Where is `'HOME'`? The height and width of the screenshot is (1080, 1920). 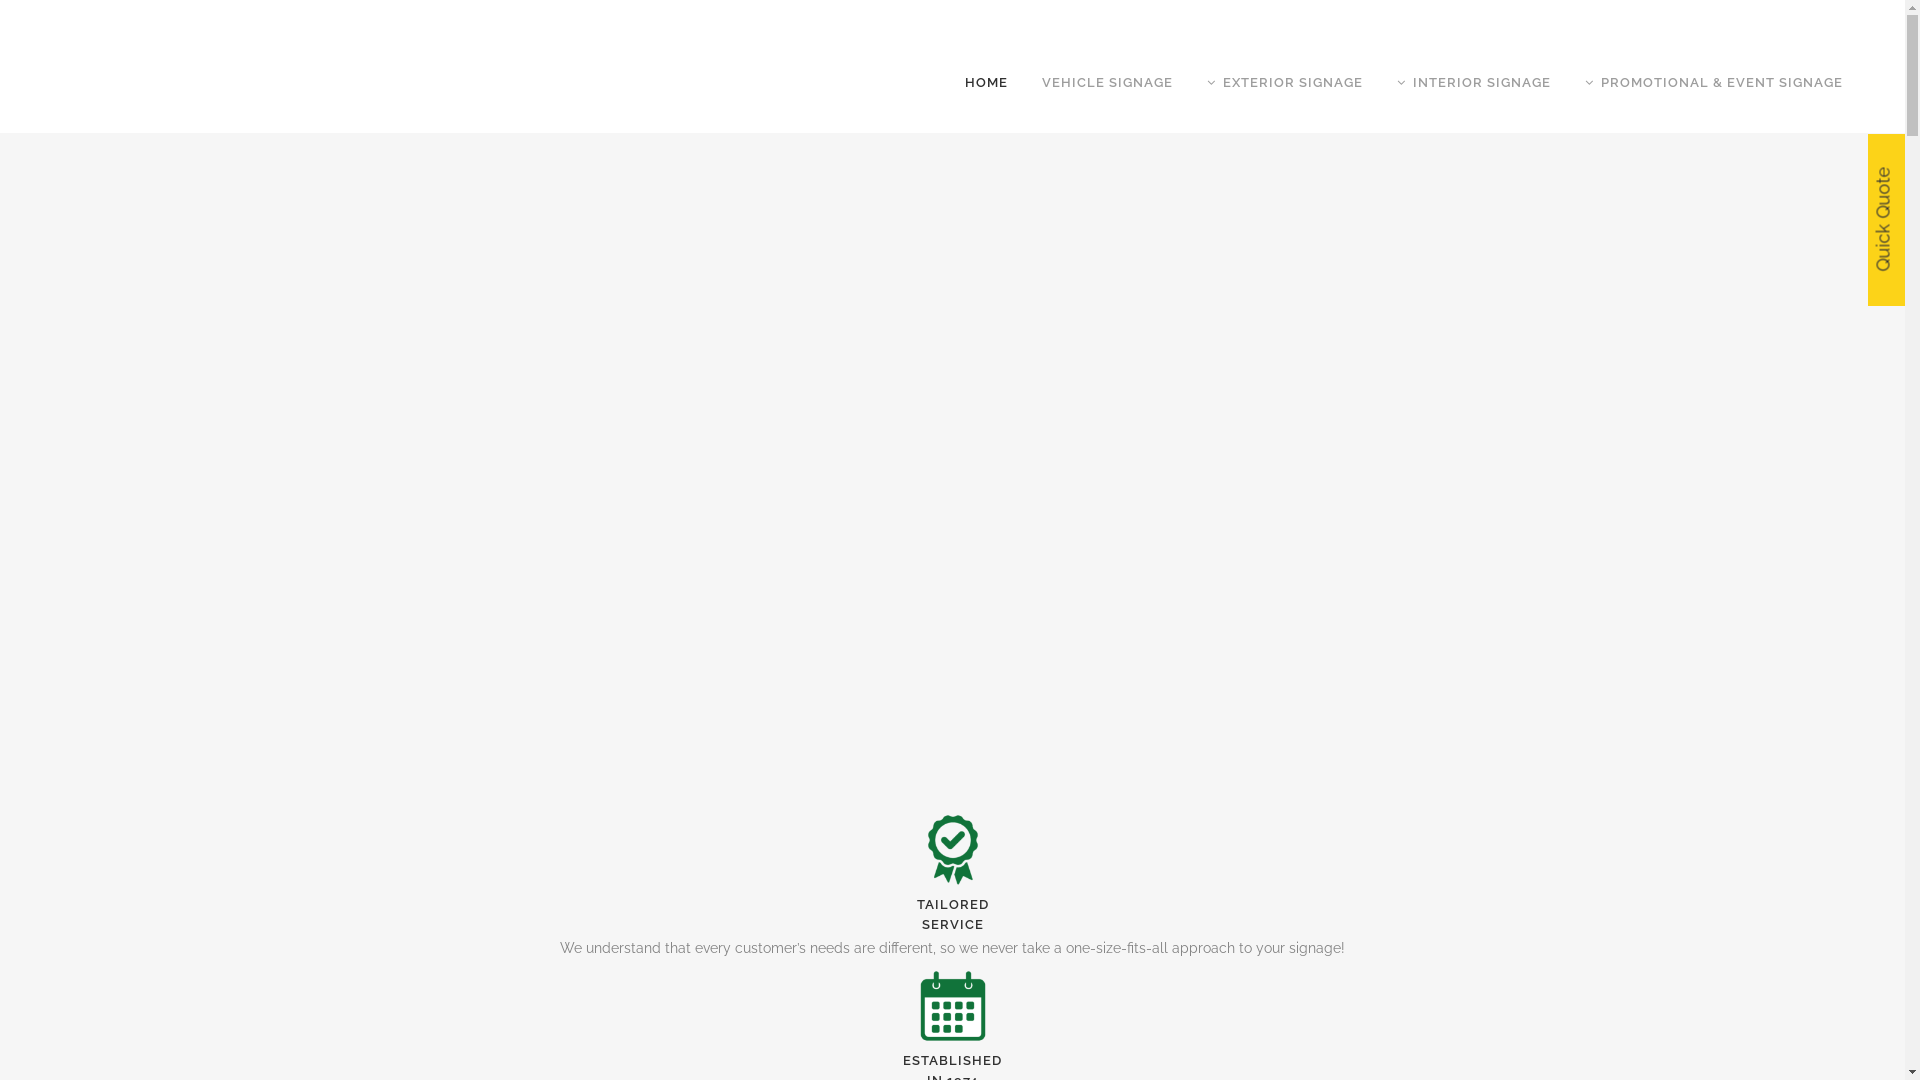 'HOME' is located at coordinates (986, 82).